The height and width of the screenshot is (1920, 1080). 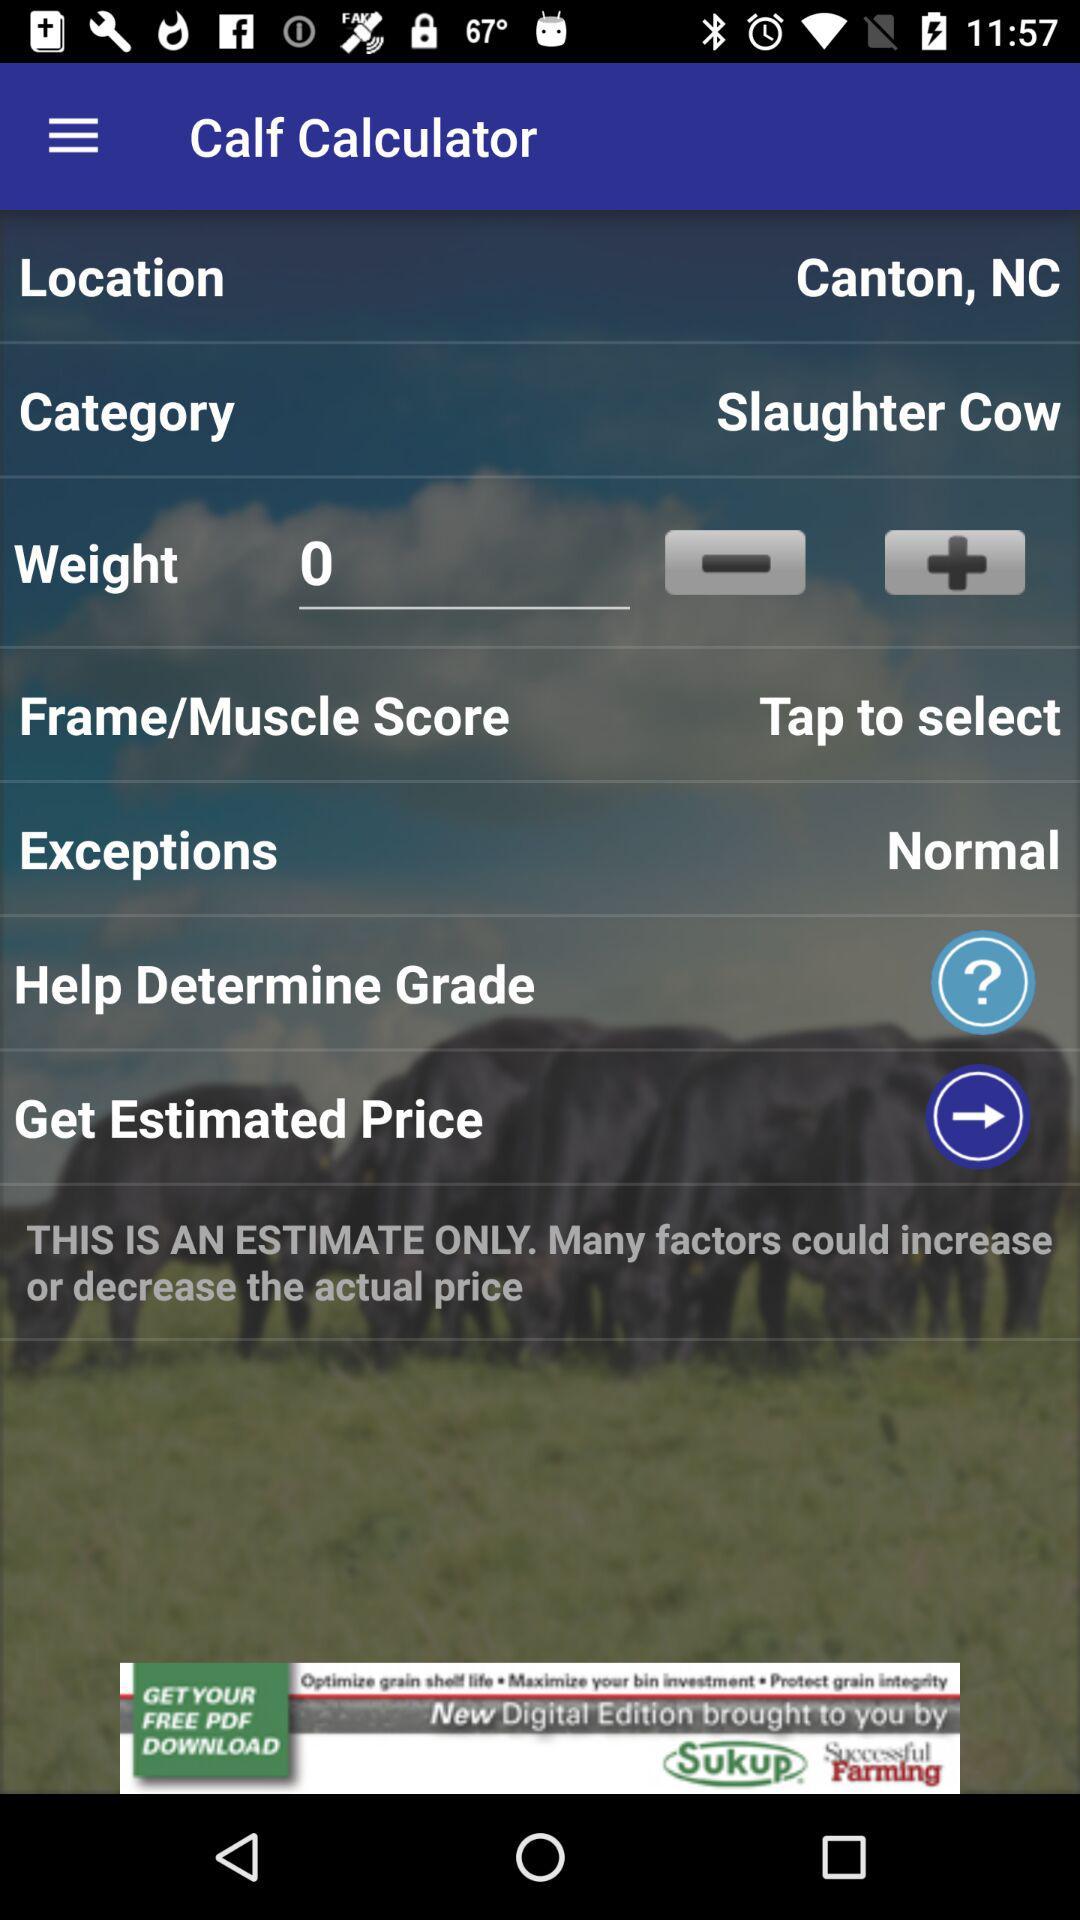 I want to click on goes to advertiser 's website, so click(x=540, y=1727).